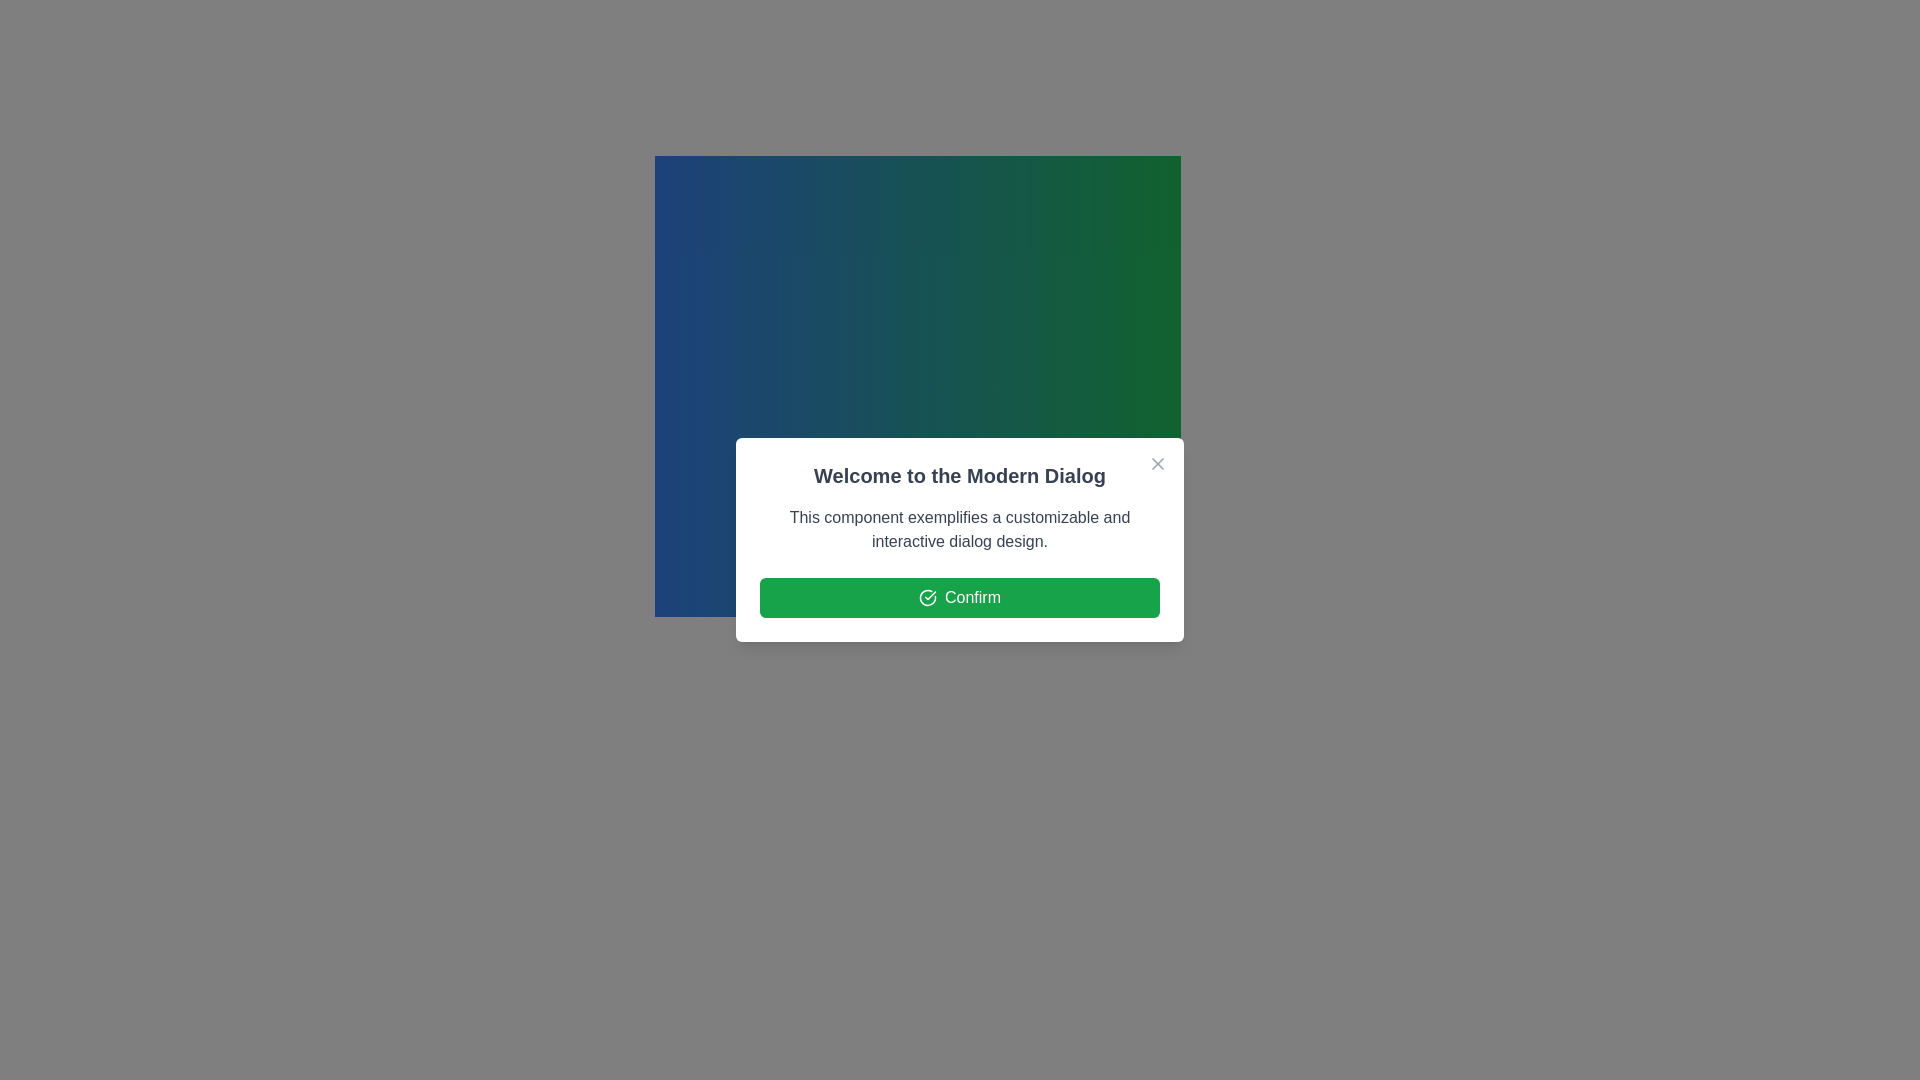  What do you see at coordinates (926, 596) in the screenshot?
I see `the green confirmation icon with a checkmark inside, located to the left of the 'Confirm' button text` at bounding box center [926, 596].